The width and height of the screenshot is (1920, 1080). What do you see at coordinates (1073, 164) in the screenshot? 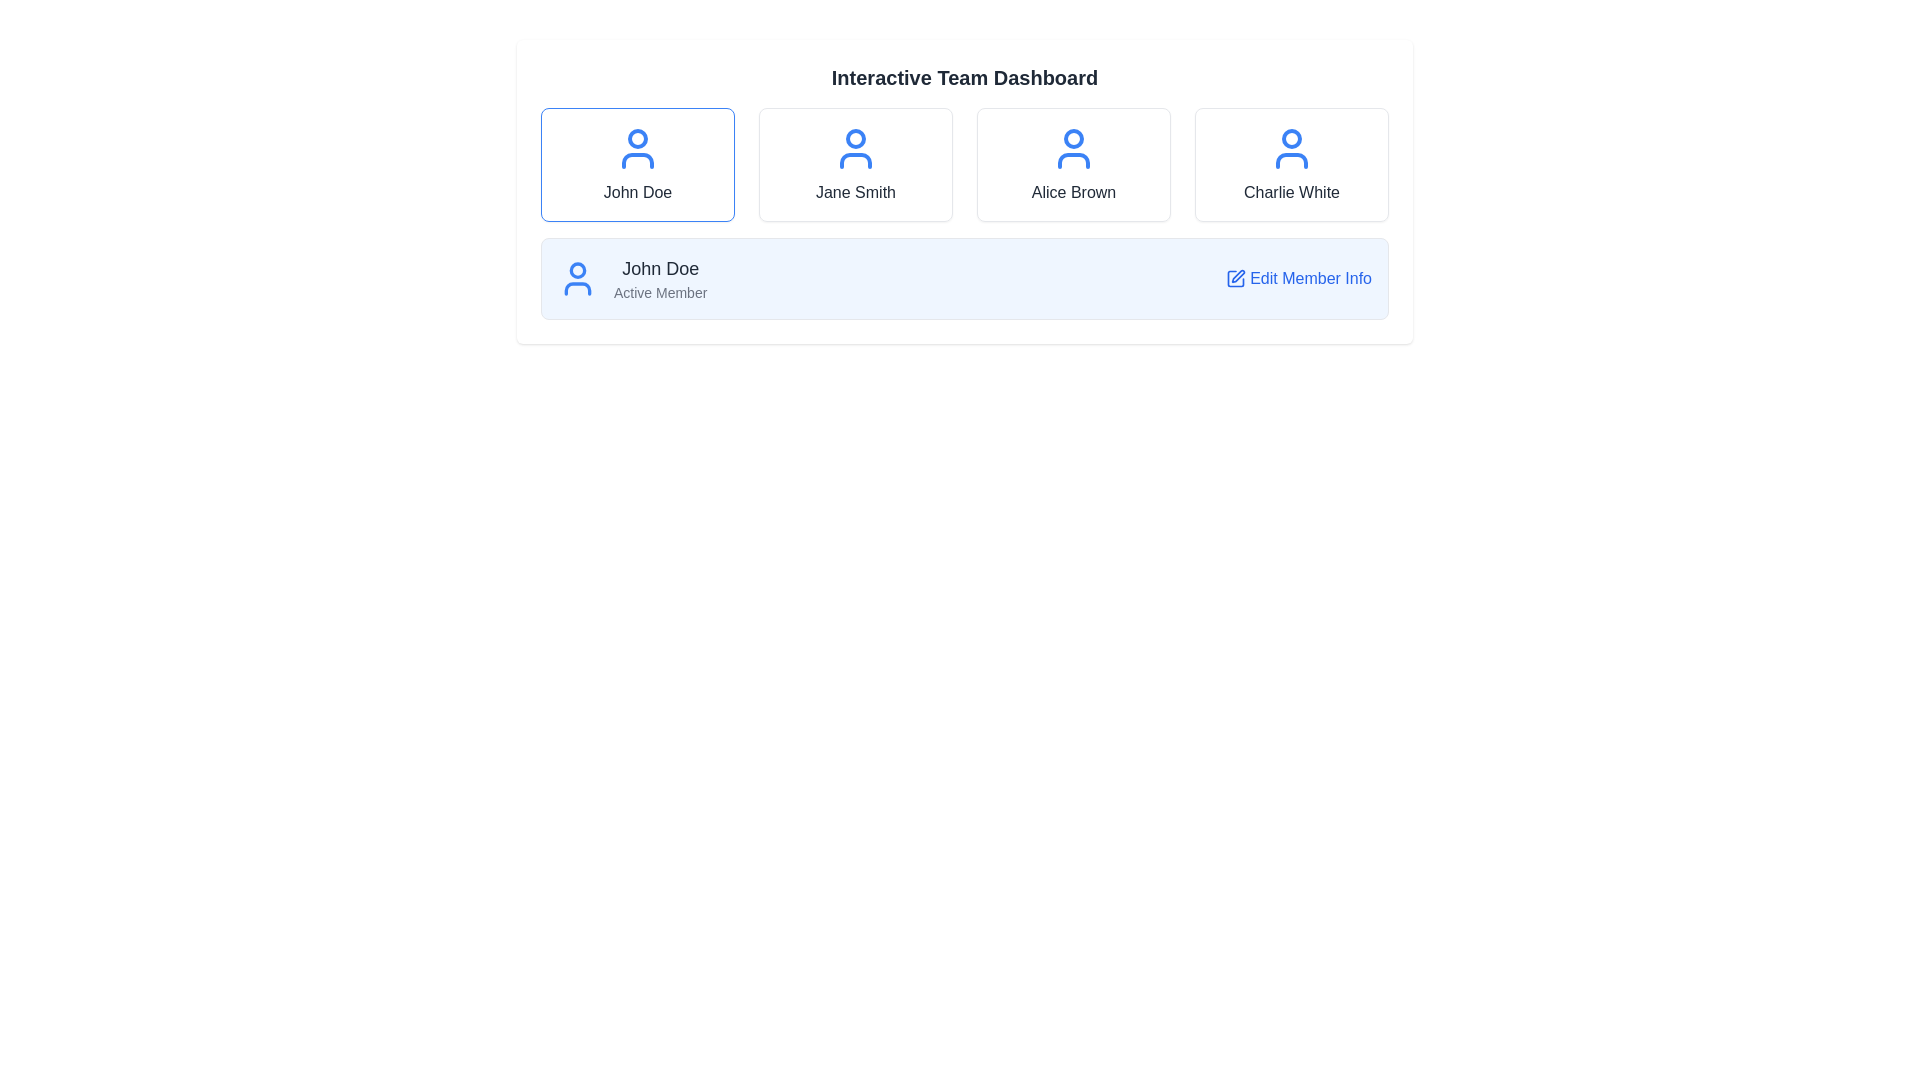
I see `the User profile card for Alice Brown, which is a rectangular panel with a light background and a blue user icon above the name in bold dark gray font, to focus on it` at bounding box center [1073, 164].